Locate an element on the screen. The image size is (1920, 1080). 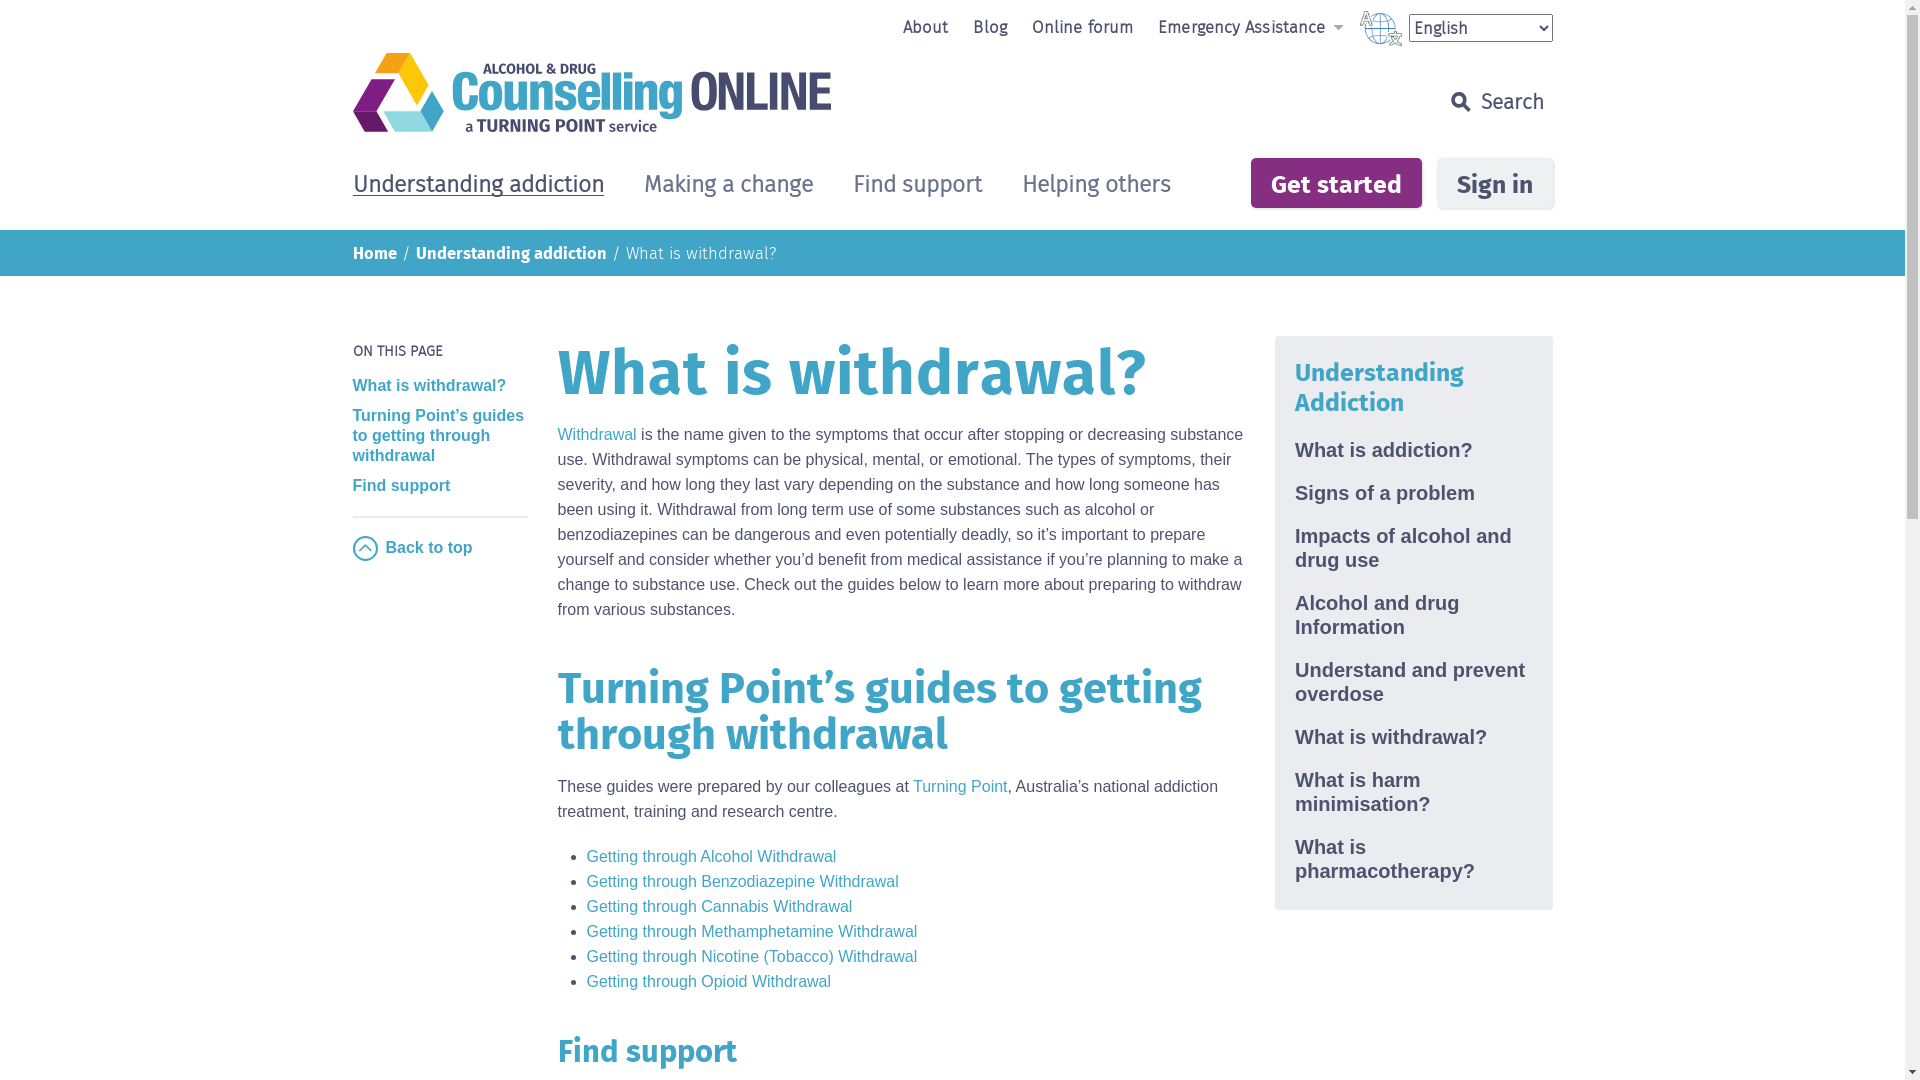
'Emergency Assistance' is located at coordinates (1249, 27).